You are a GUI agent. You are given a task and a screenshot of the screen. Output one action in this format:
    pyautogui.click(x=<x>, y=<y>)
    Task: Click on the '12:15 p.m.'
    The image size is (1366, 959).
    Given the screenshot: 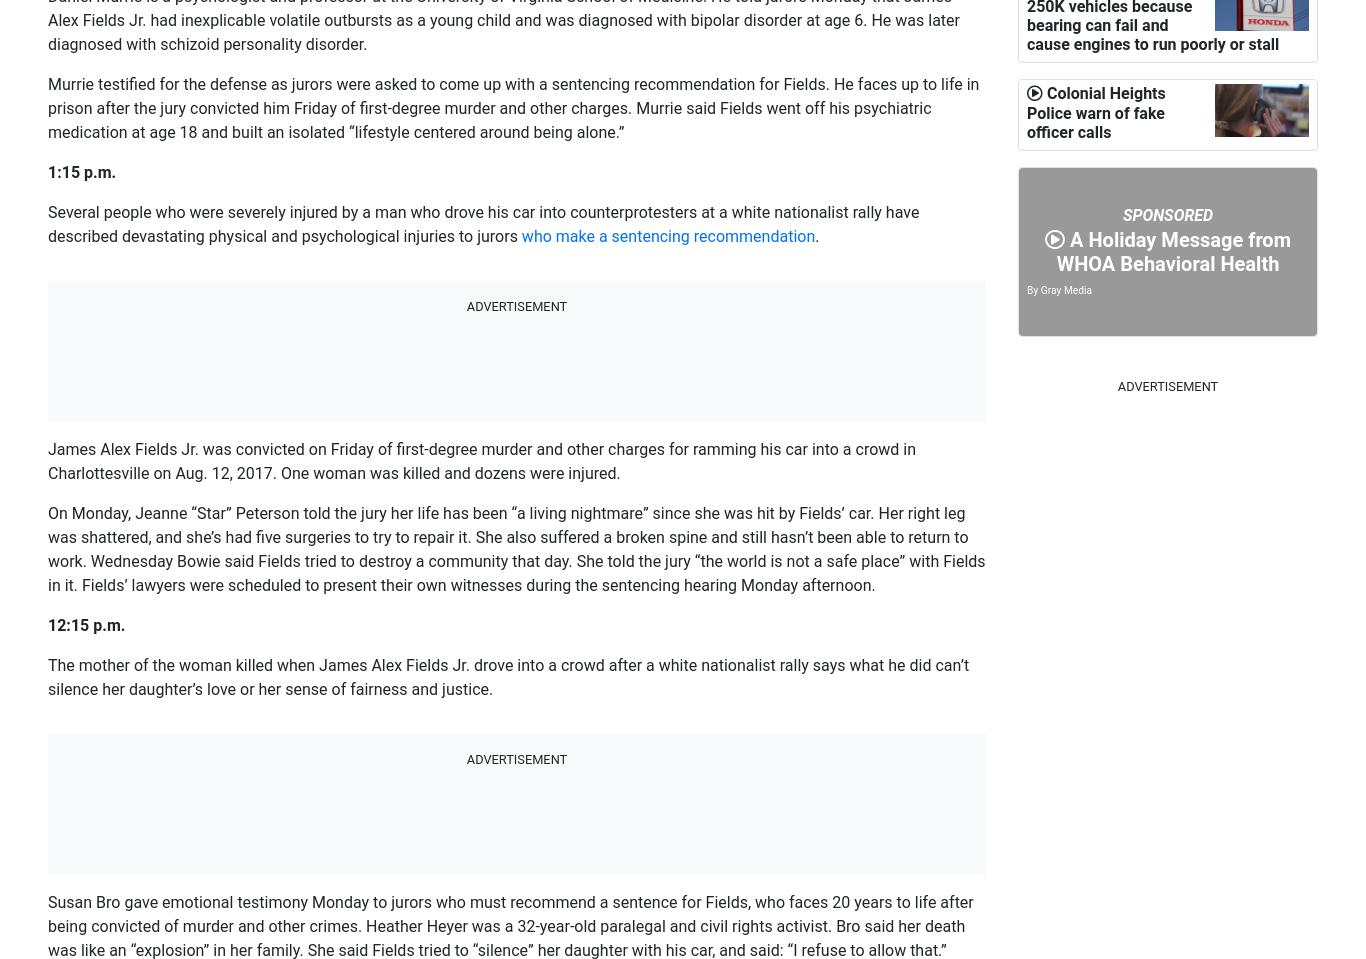 What is the action you would take?
    pyautogui.click(x=86, y=625)
    